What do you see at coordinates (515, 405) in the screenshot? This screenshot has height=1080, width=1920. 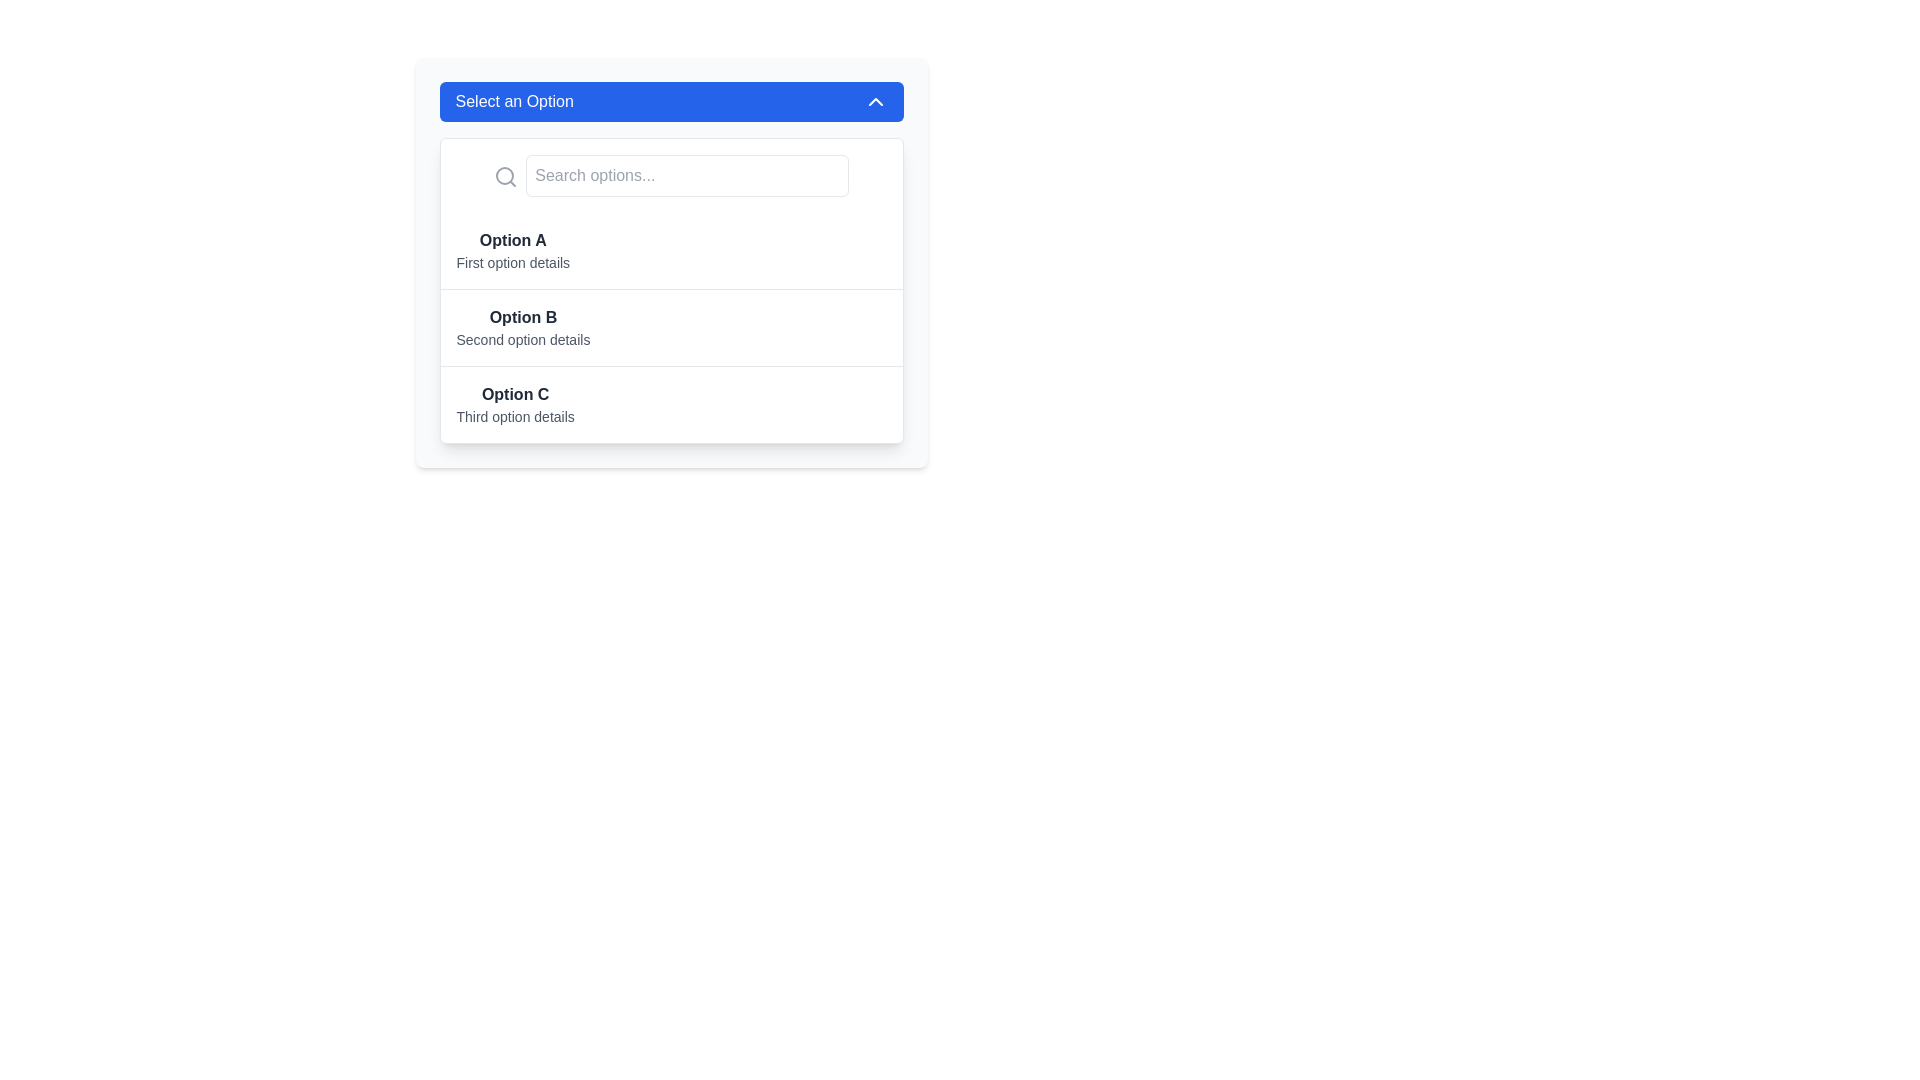 I see `the third entry in the dropdown menu titled 'Select an Option'` at bounding box center [515, 405].